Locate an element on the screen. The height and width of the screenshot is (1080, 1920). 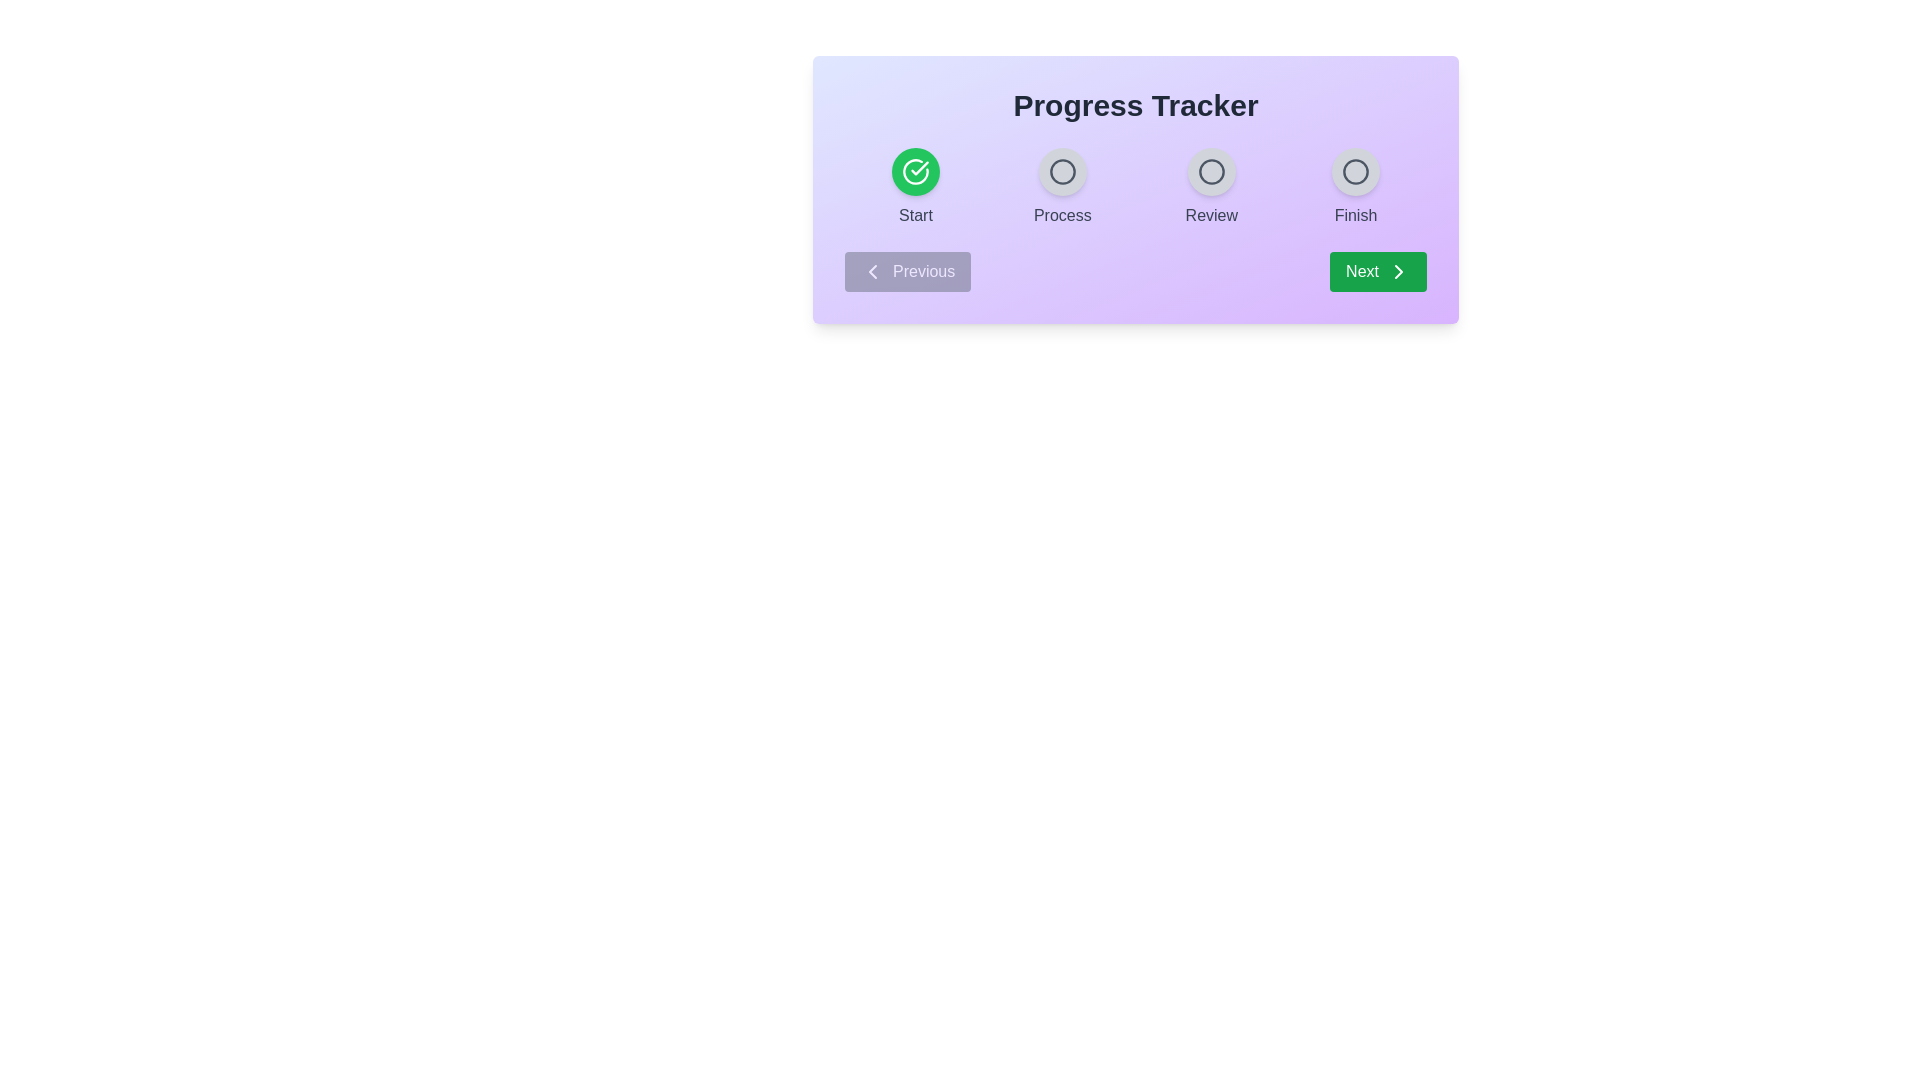
the Navigation Button Group located at the bottom center of the progress tracker interface is located at coordinates (1136, 272).